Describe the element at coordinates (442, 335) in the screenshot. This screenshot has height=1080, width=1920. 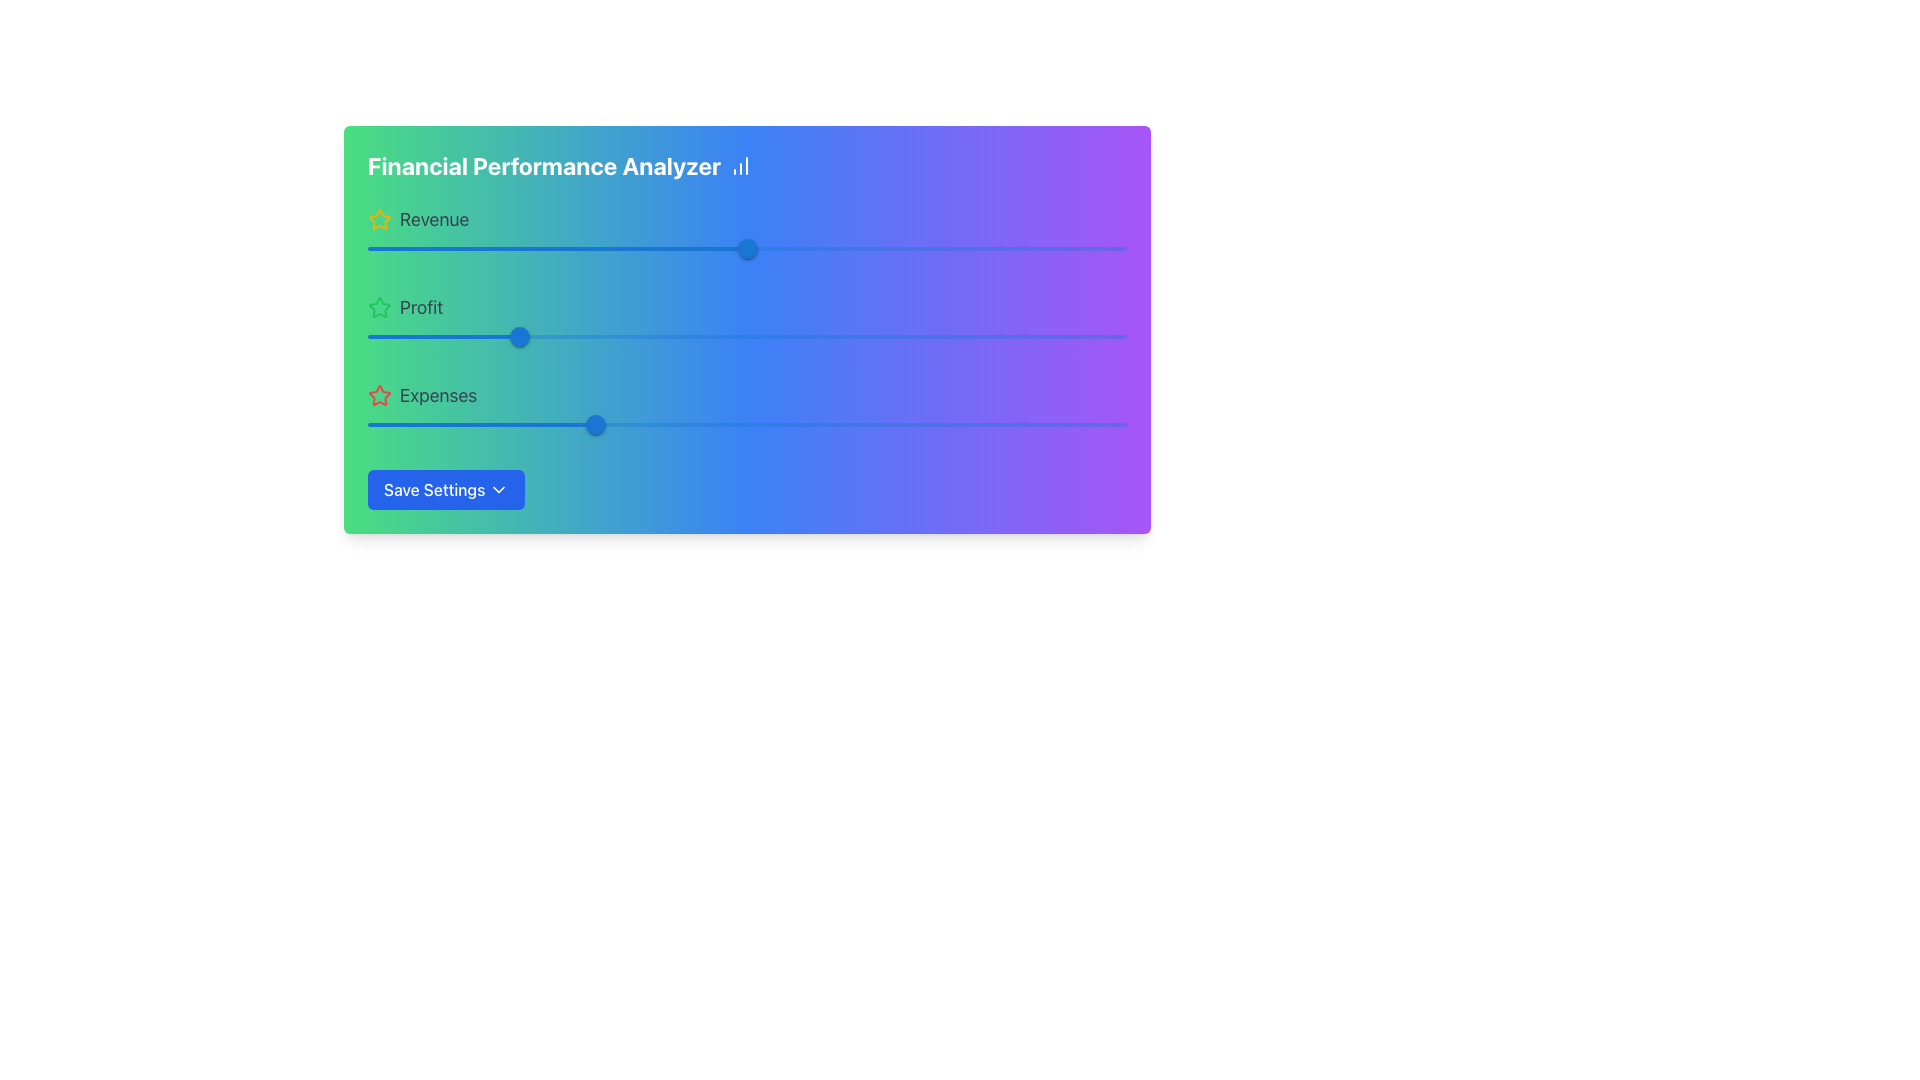
I see `the filled portion of the slider track labeled 'Profit' to adjust the slider value, which is currently set to 20% of its width` at that location.